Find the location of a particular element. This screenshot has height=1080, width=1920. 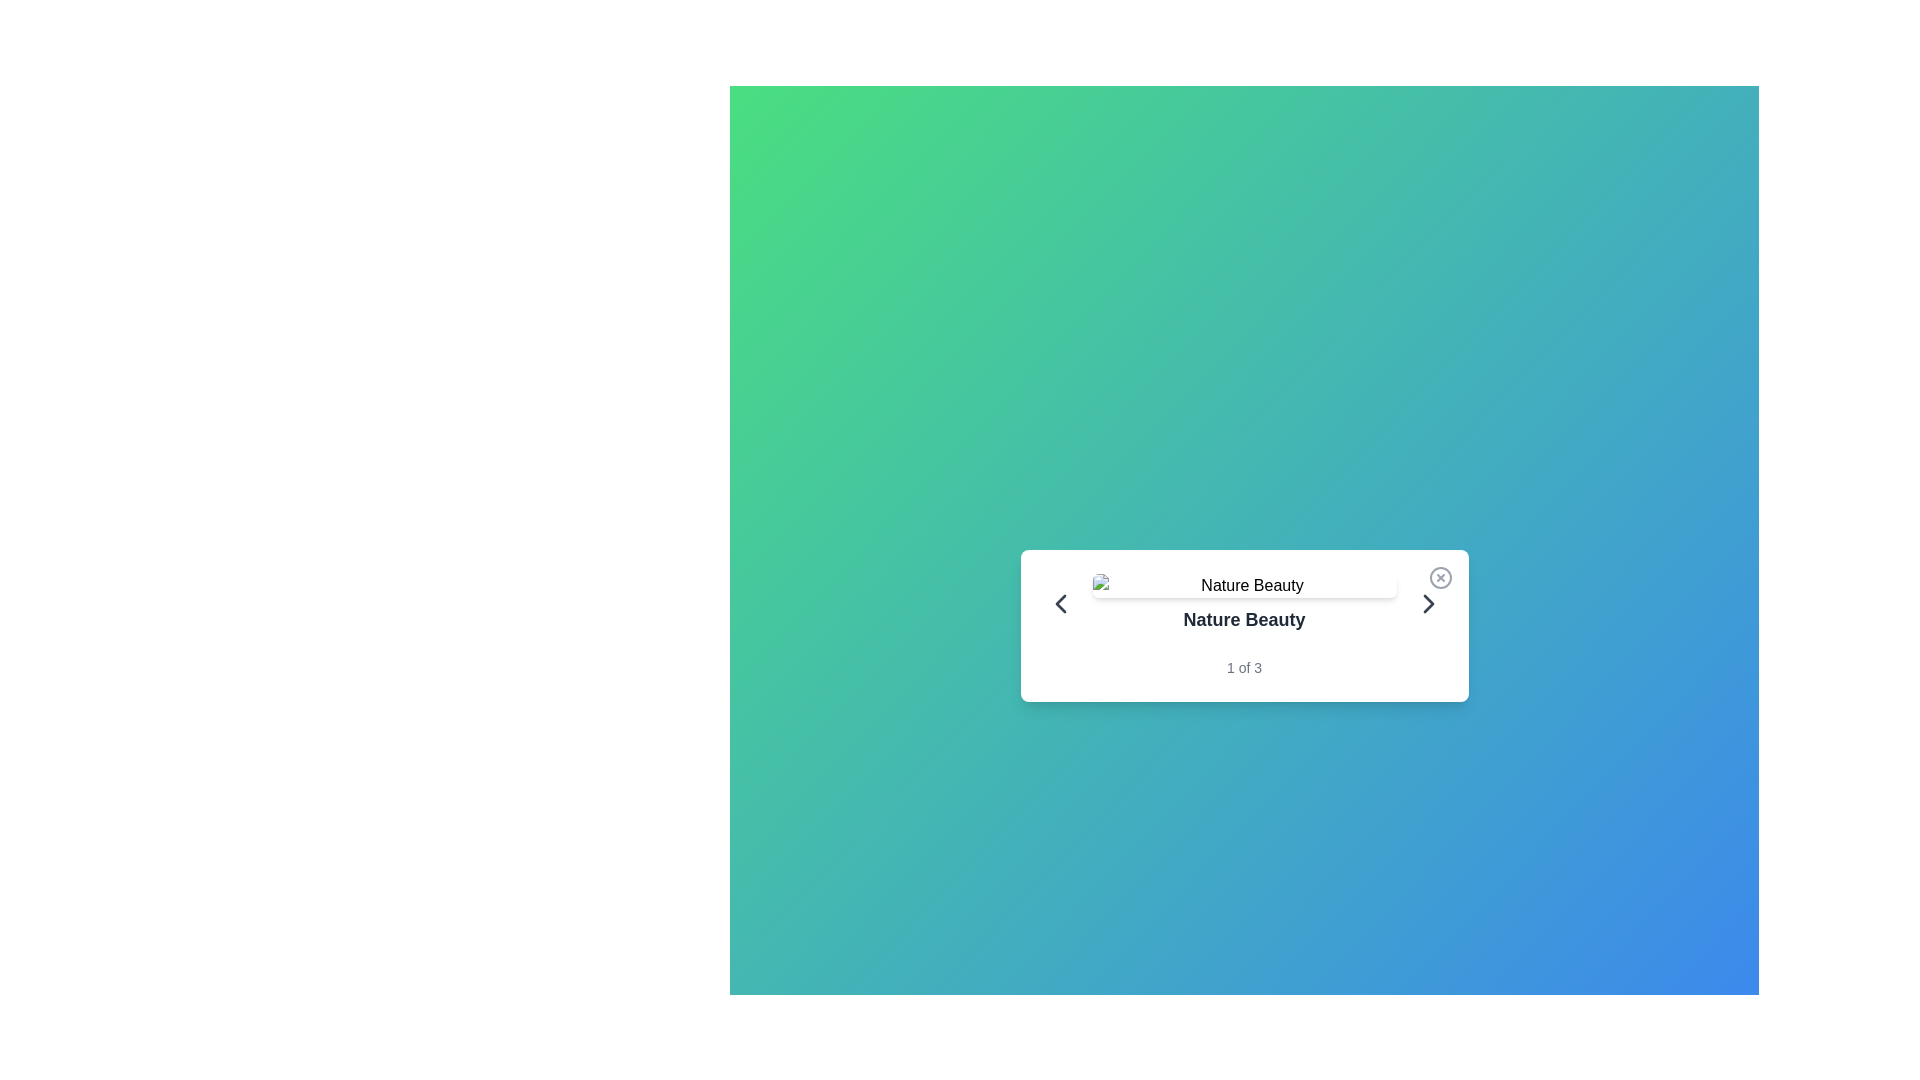

the circular outline surrounding the 'X' icon used for close functionality located in the top-right corner of the card interface containing 'Nature Beauty' and navigation controls is located at coordinates (1440, 578).